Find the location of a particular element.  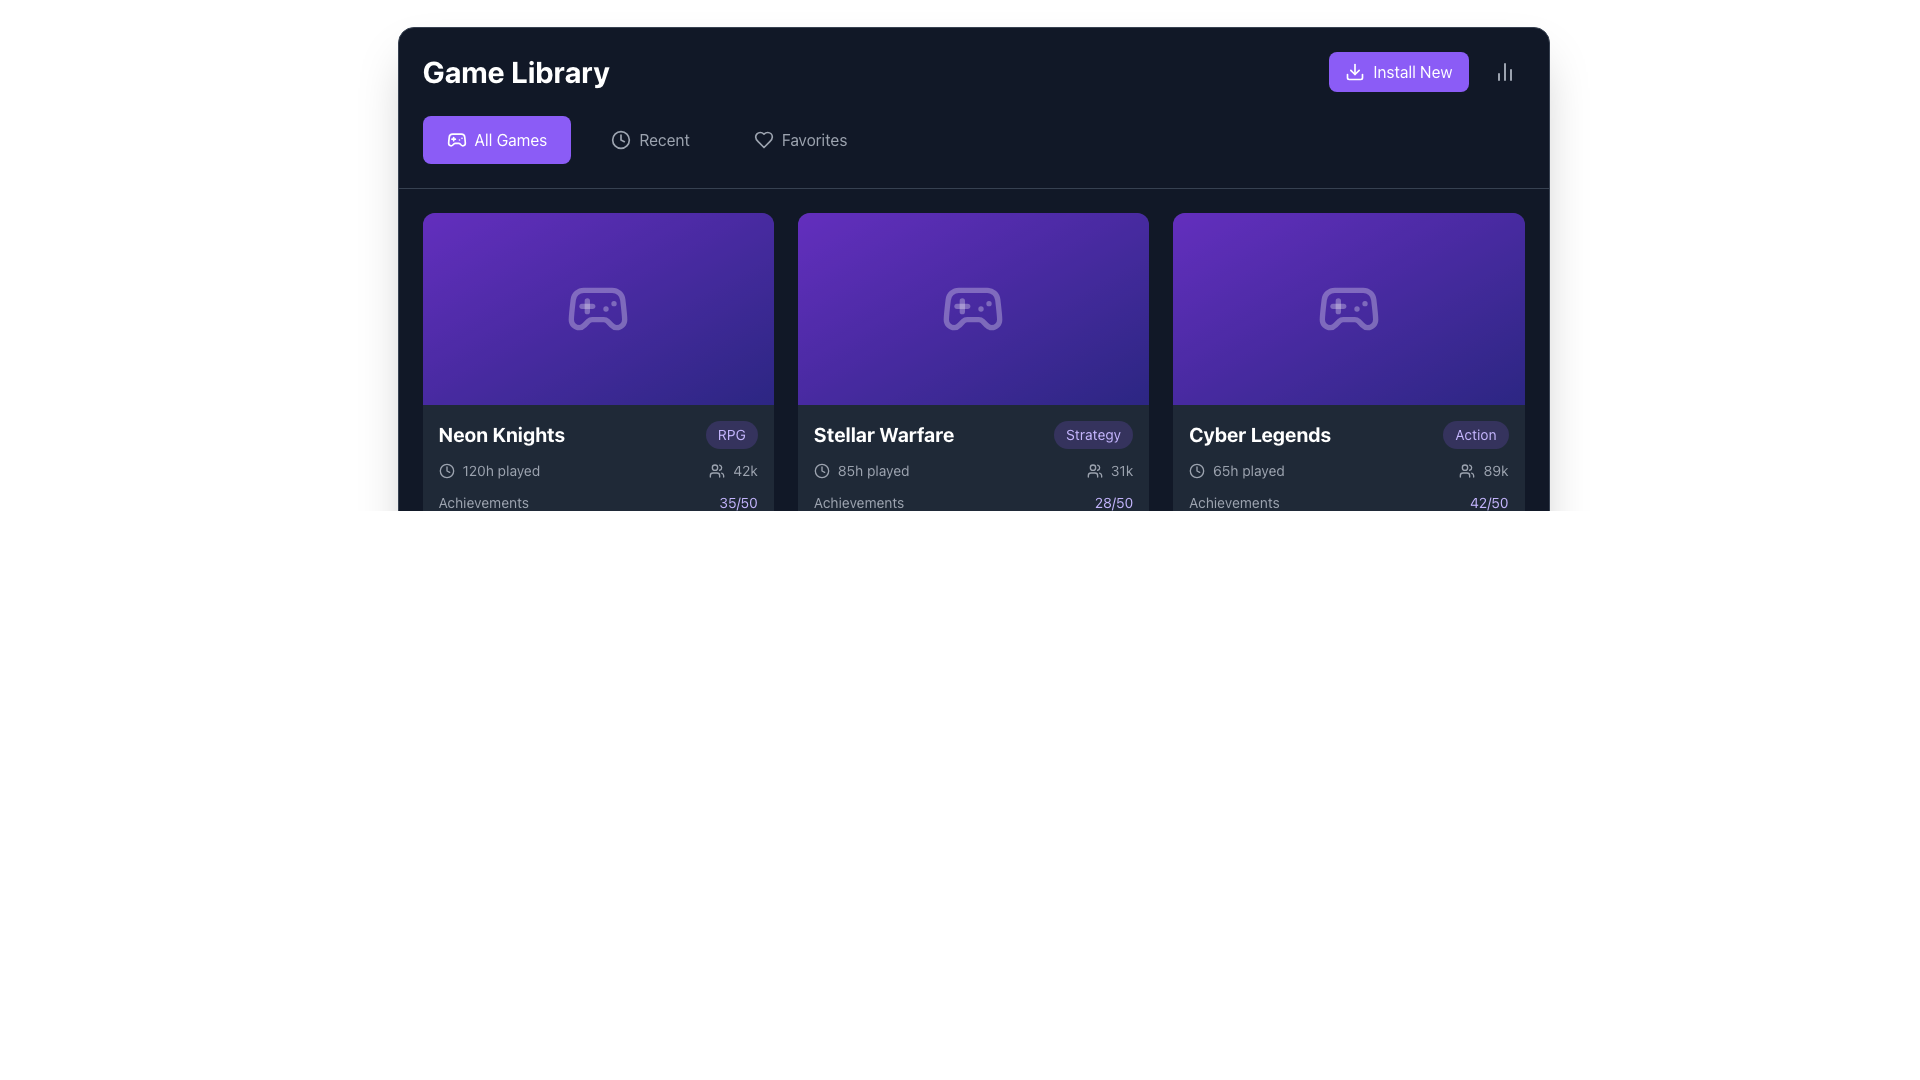

the time-related icon in the Game Library section, which precedes the '120h played' text is located at coordinates (445, 470).